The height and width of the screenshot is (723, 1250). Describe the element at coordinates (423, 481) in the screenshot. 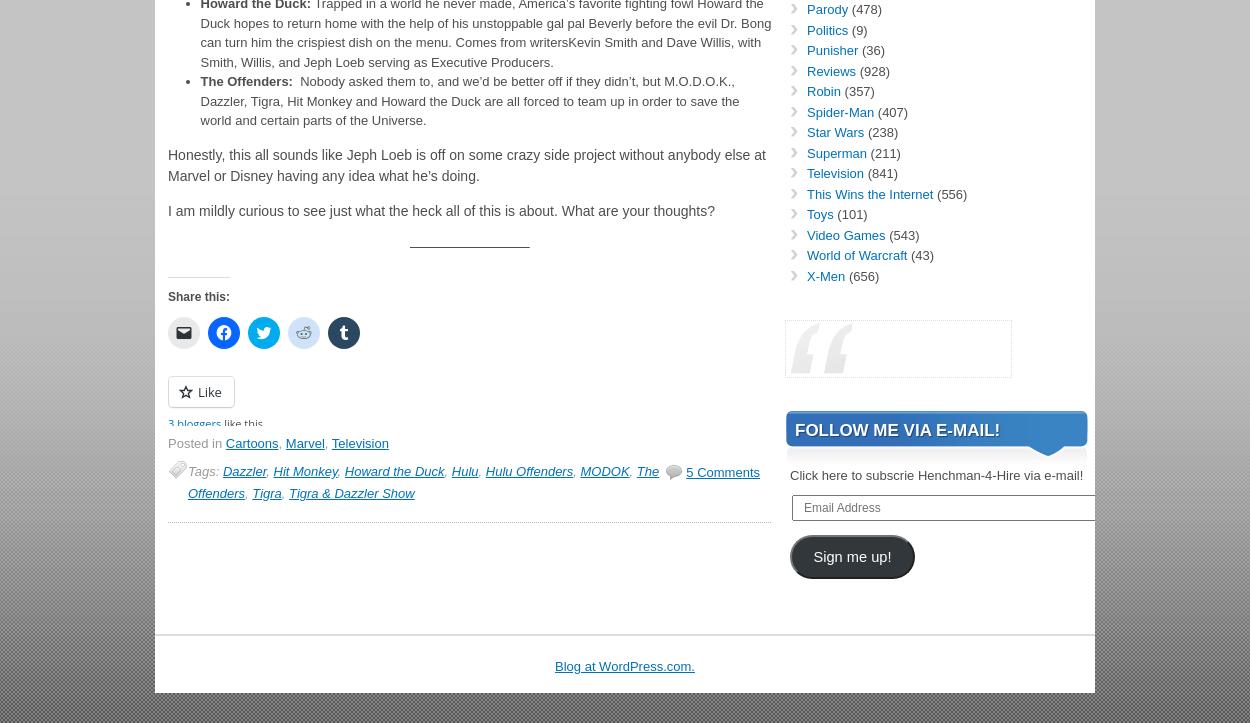

I see `'The Offenders'` at that location.